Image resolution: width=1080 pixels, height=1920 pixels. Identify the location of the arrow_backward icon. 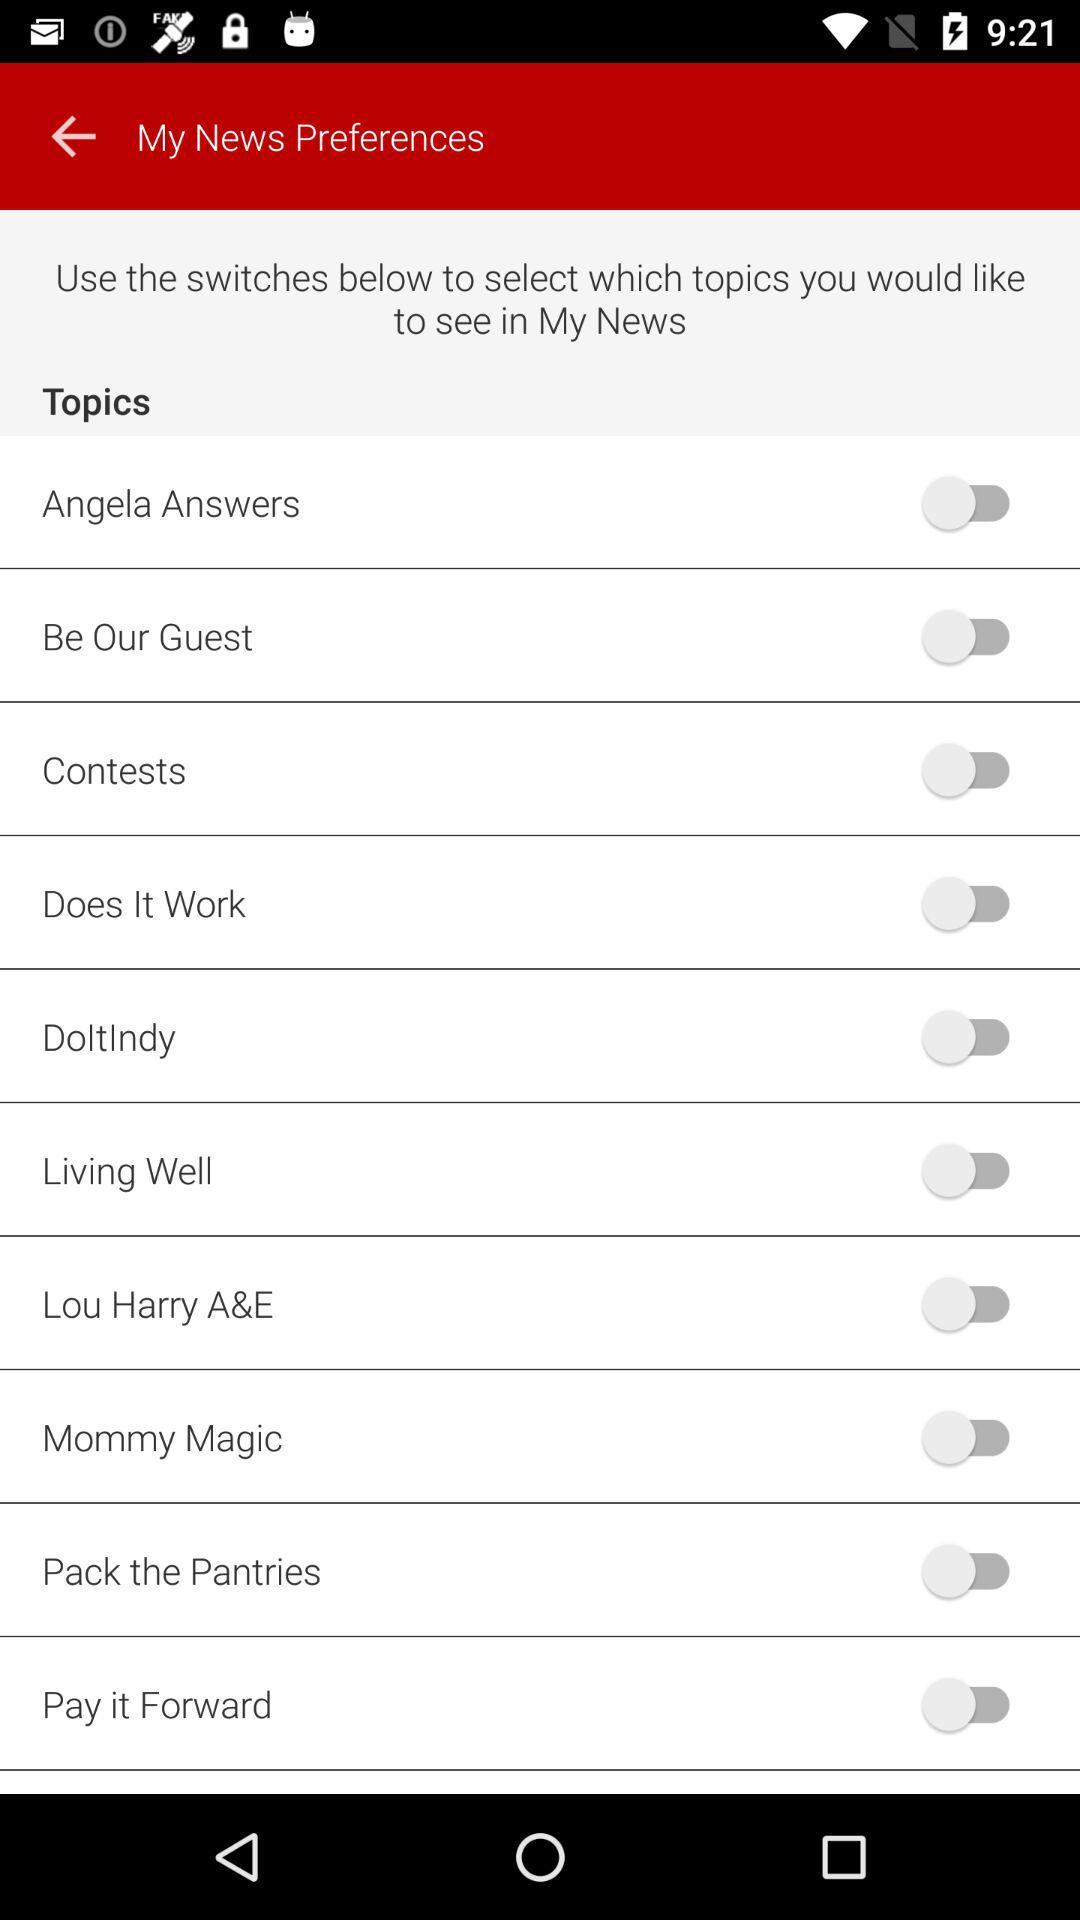
(72, 135).